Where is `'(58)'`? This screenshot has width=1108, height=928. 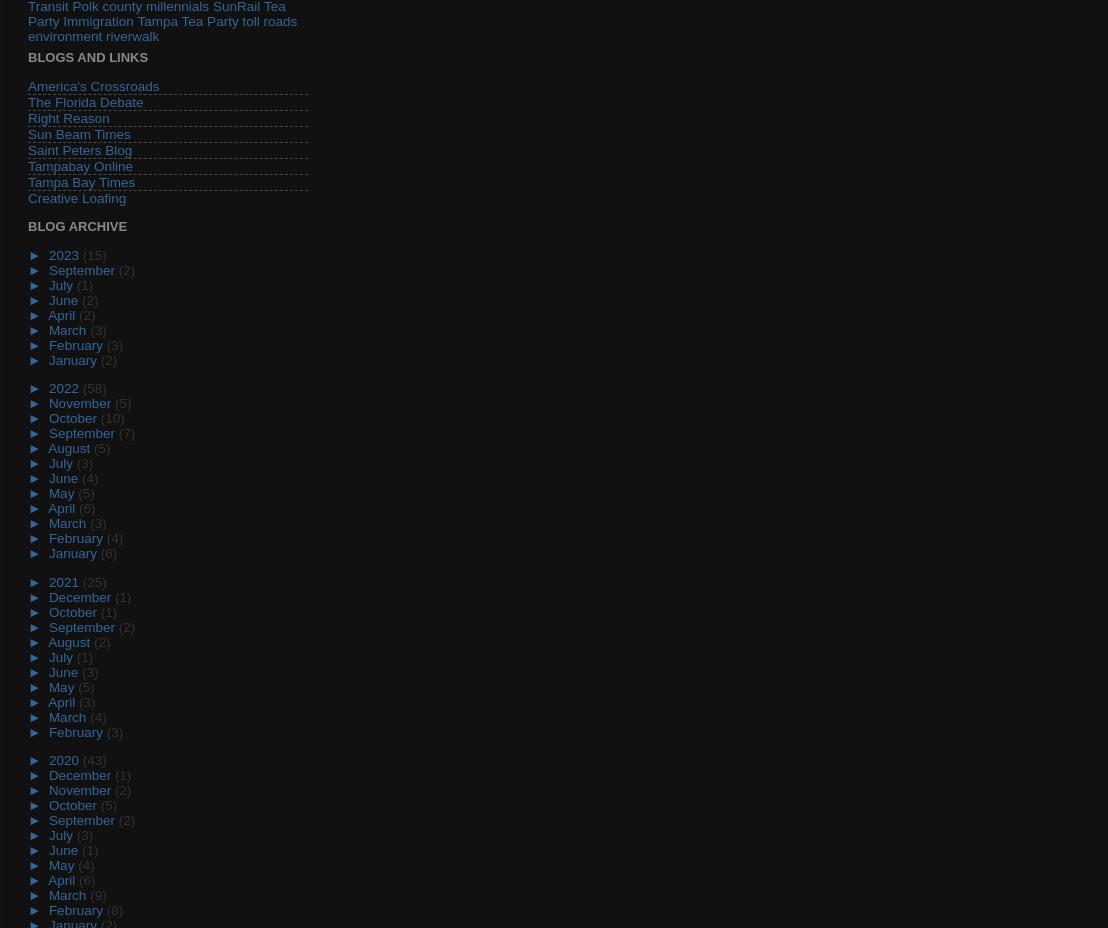 '(58)' is located at coordinates (93, 388).